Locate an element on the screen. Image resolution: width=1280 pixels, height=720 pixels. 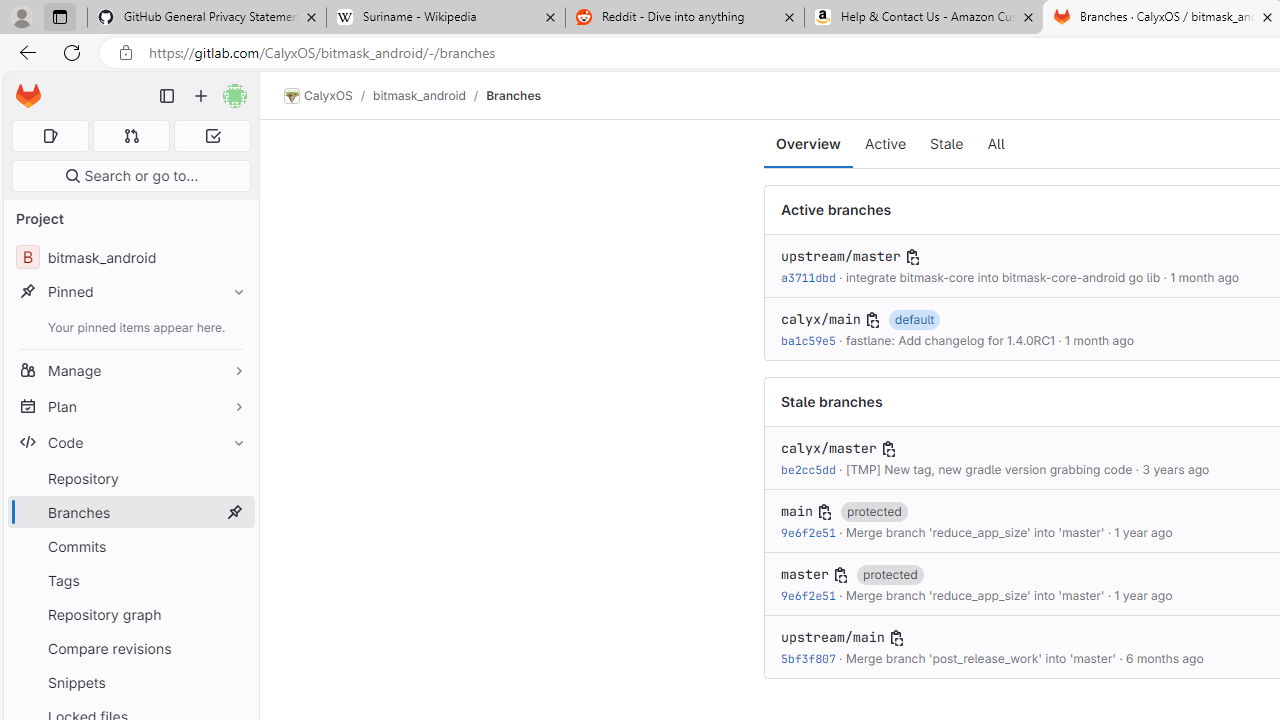
'Merge requests 0' is located at coordinates (130, 135).